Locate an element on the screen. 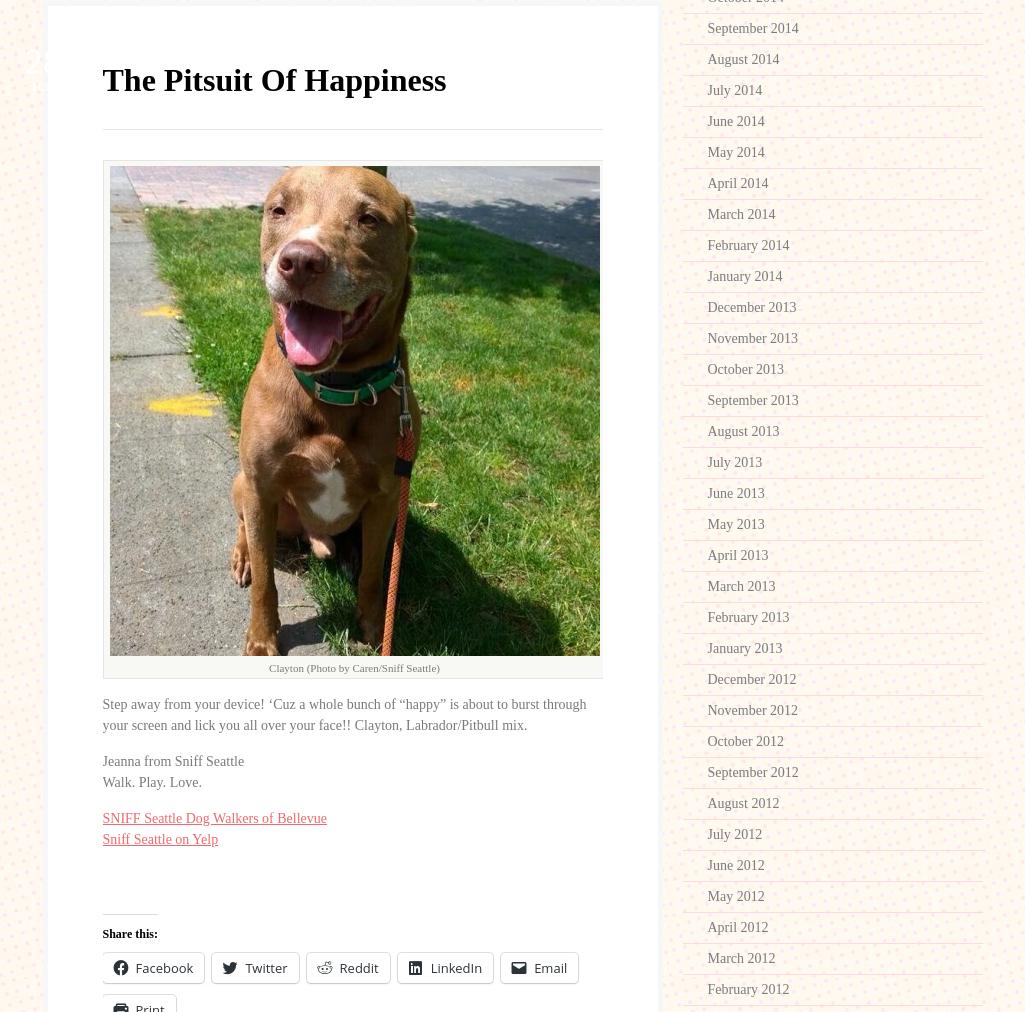 This screenshot has height=1012, width=1025. 'Jeanna from Sniff Seattle' is located at coordinates (172, 759).